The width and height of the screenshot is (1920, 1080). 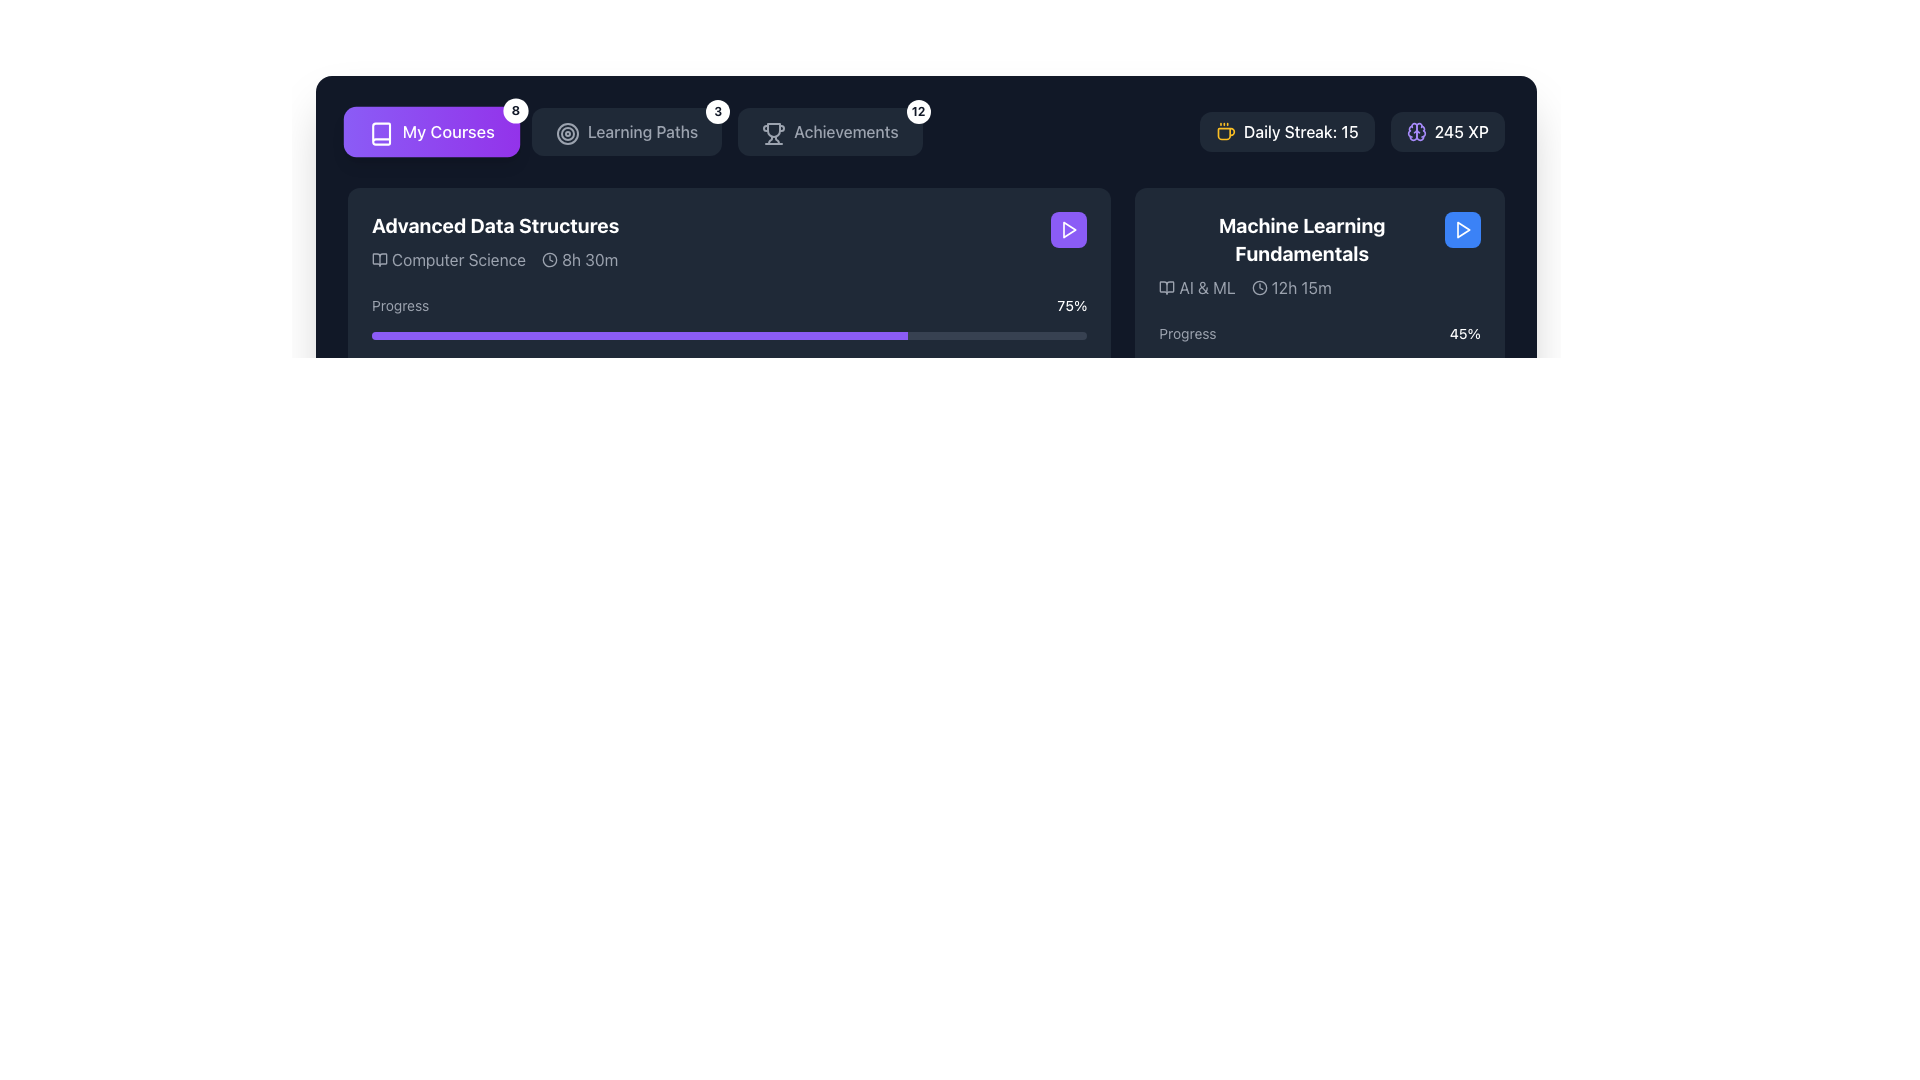 I want to click on to select the Course card titled 'Machine Learning Fundamentals' with a dark gray background and a blue play button in the top-right corner, so click(x=1320, y=317).